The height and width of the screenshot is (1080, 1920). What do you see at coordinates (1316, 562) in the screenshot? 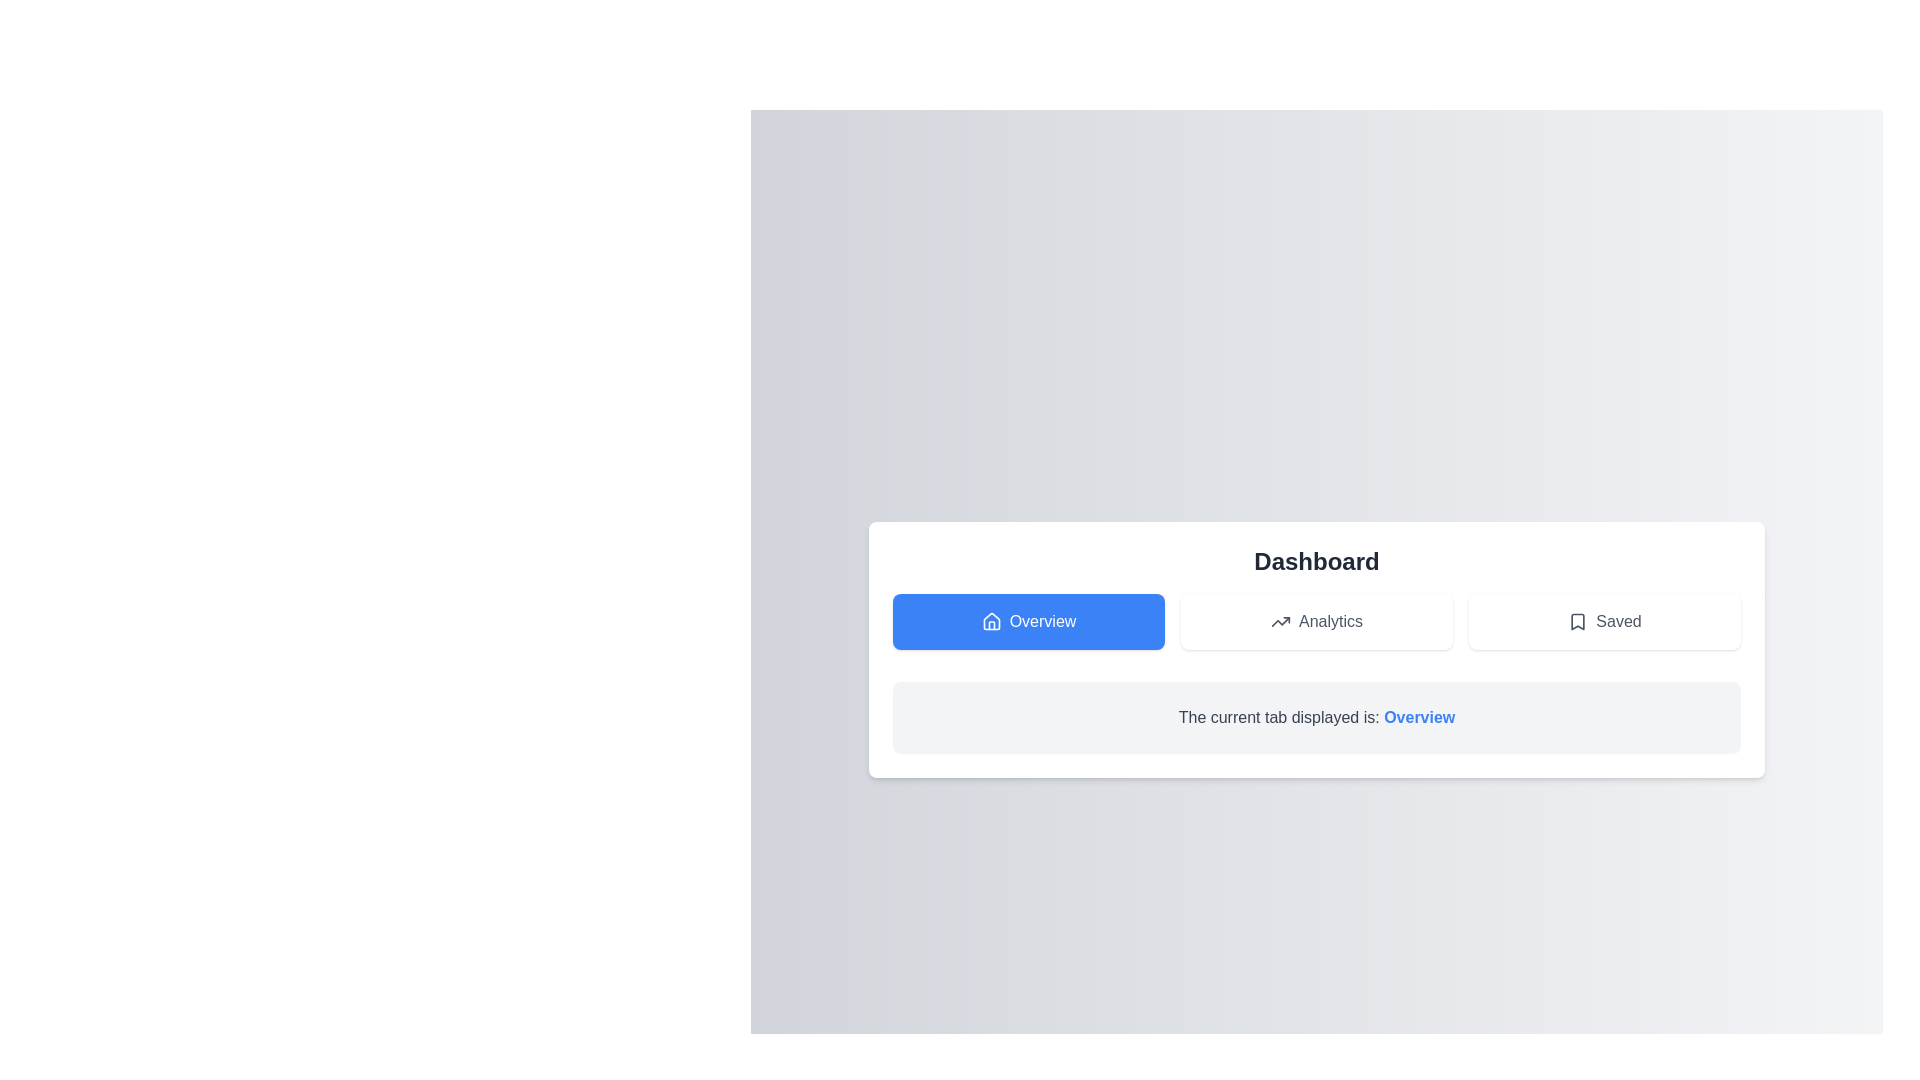
I see `the bold heading labeled 'Dashboard' which is styled in dark gray against a white background` at bounding box center [1316, 562].